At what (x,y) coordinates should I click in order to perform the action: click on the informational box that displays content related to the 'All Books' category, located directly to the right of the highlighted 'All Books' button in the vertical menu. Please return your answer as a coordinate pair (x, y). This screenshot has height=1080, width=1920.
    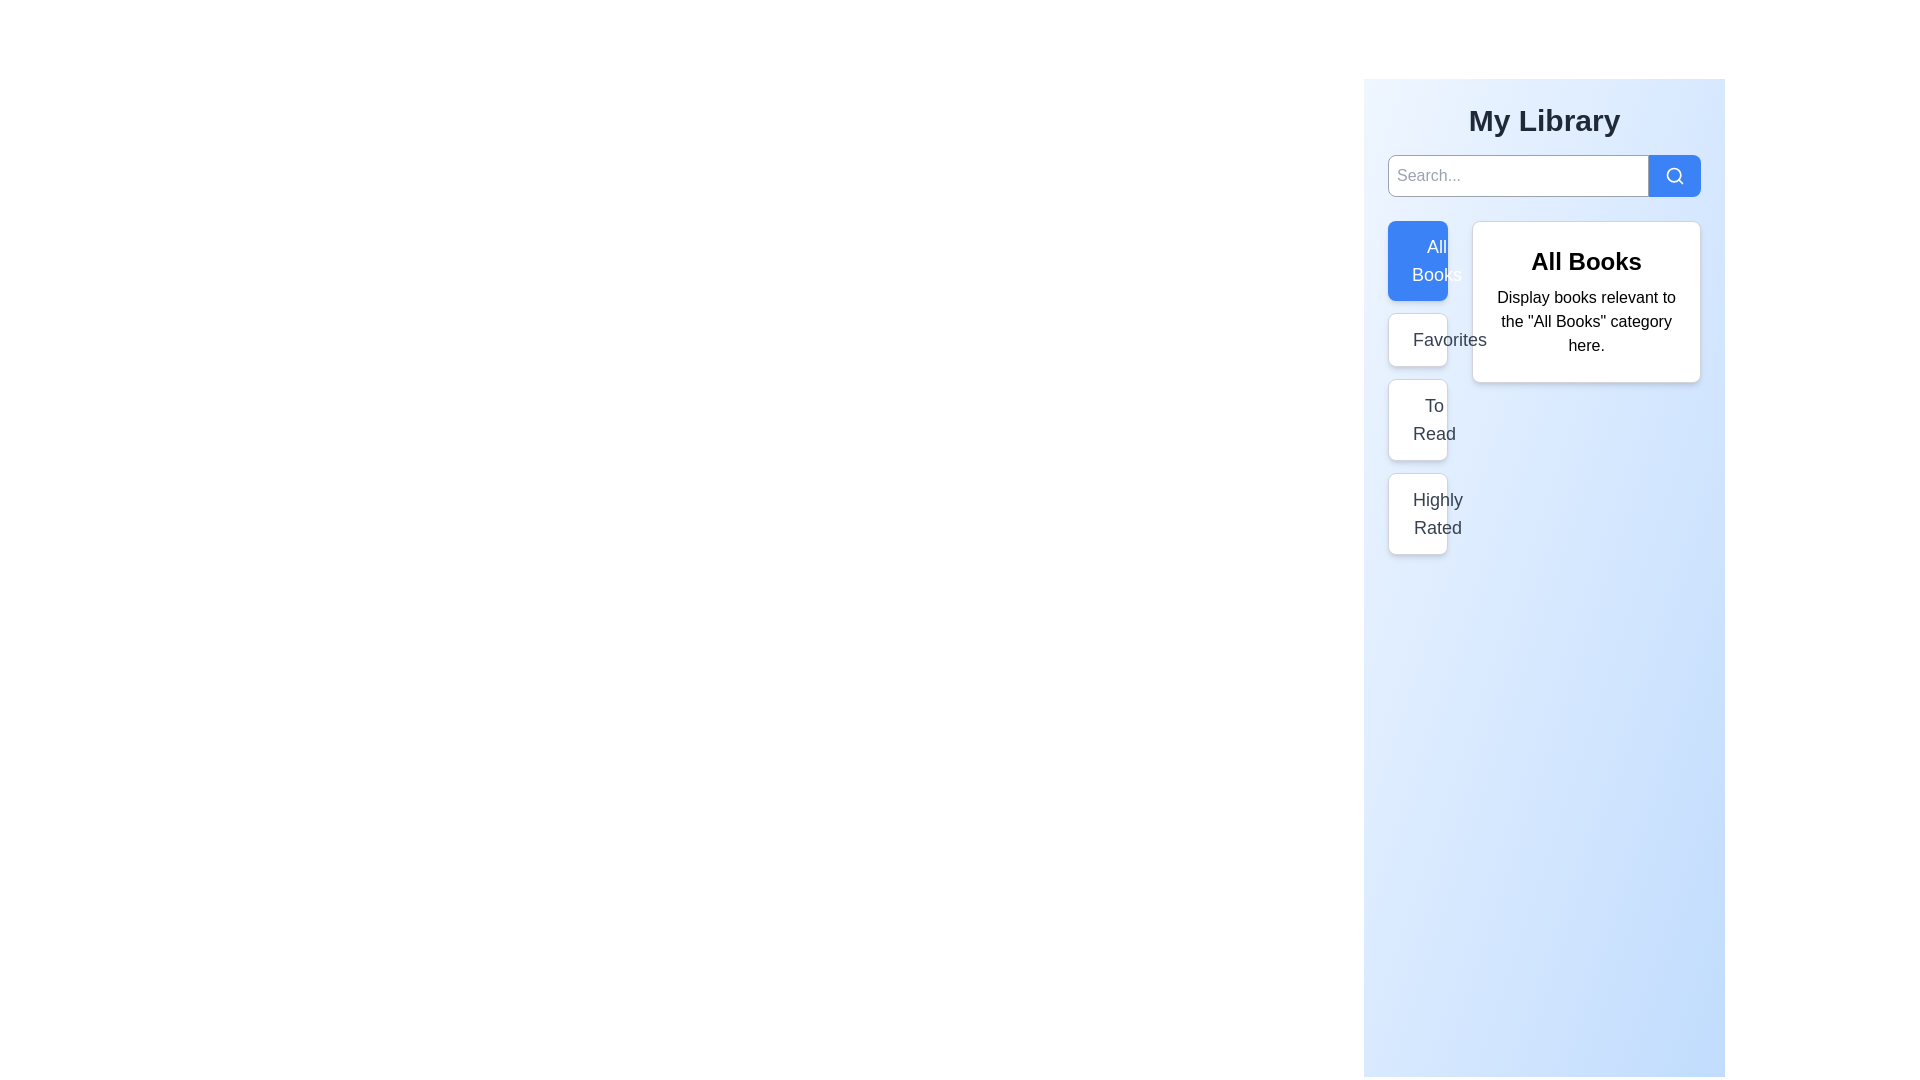
    Looking at the image, I should click on (1585, 301).